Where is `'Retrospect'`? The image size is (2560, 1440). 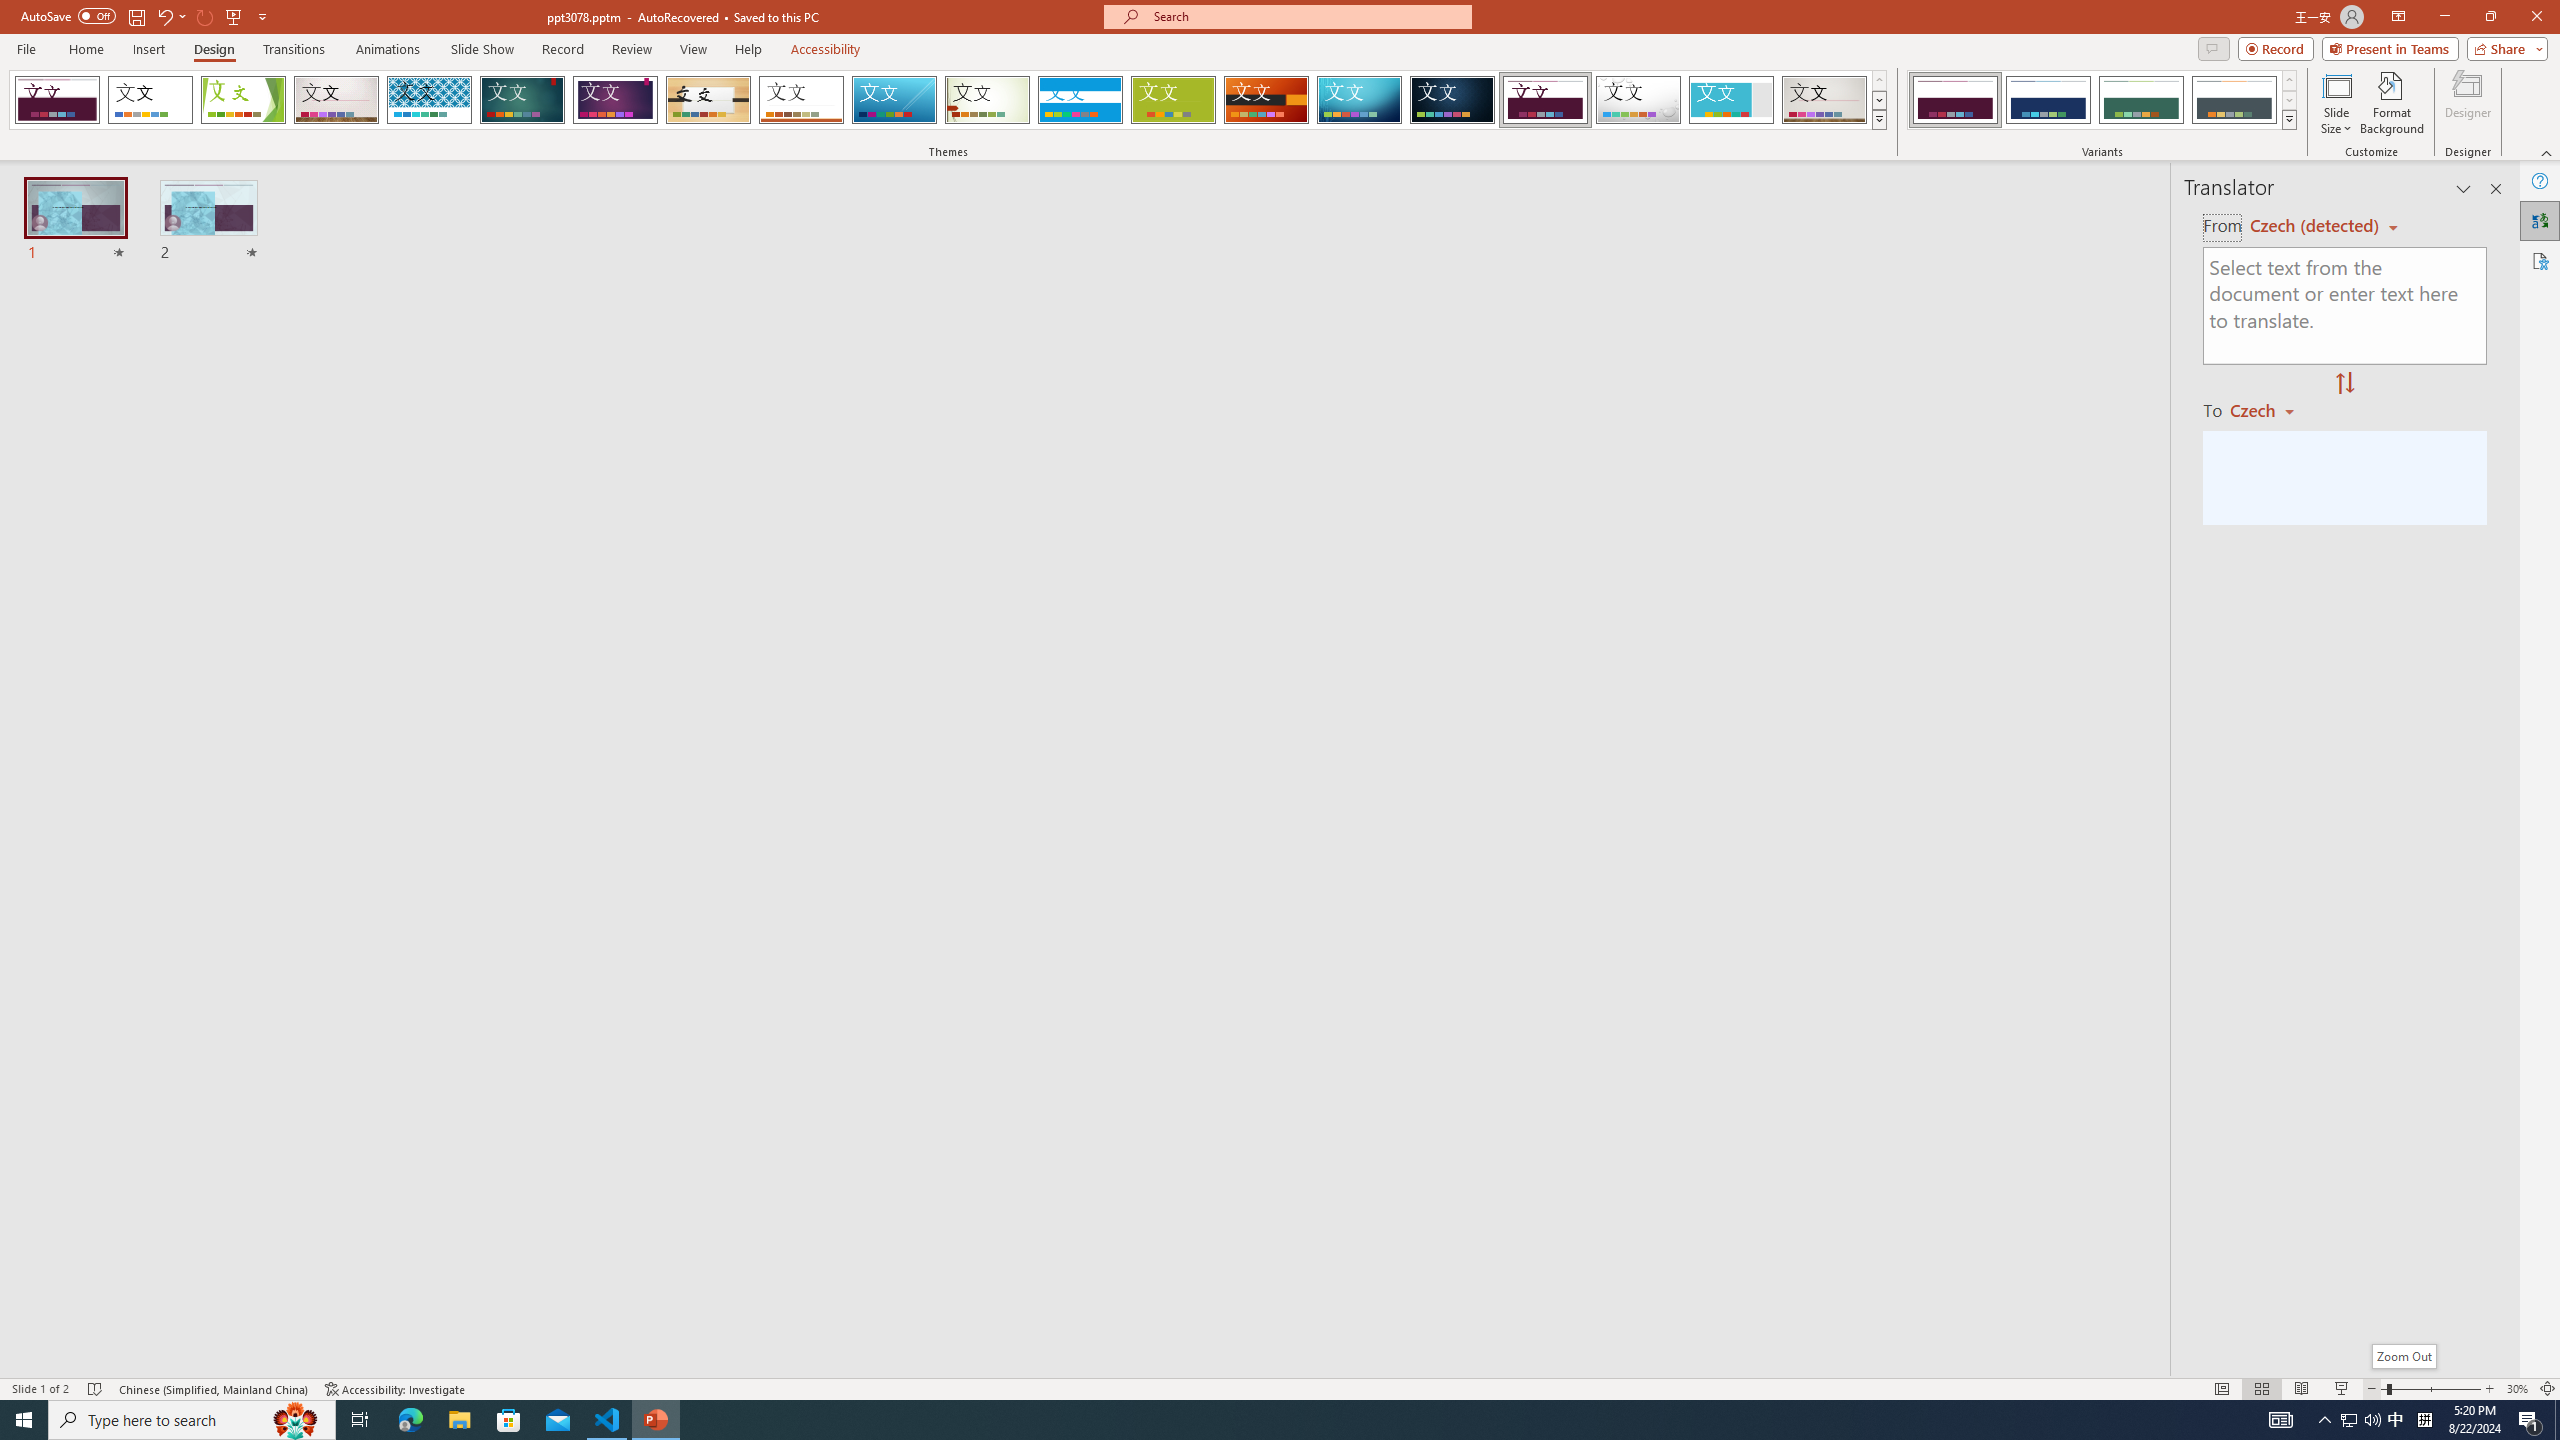 'Retrospect' is located at coordinates (800, 99).